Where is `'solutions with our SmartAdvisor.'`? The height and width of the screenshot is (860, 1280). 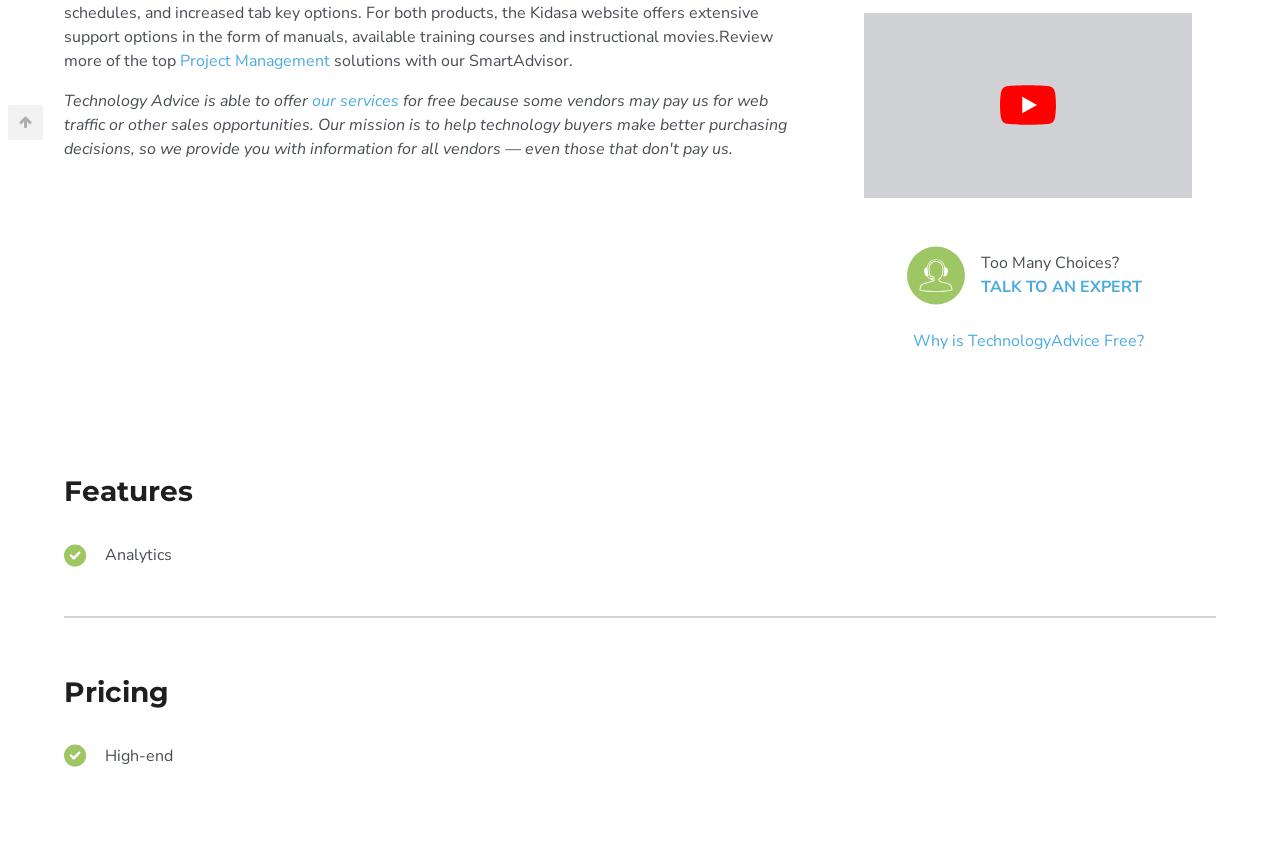 'solutions with our SmartAdvisor.' is located at coordinates (450, 59).